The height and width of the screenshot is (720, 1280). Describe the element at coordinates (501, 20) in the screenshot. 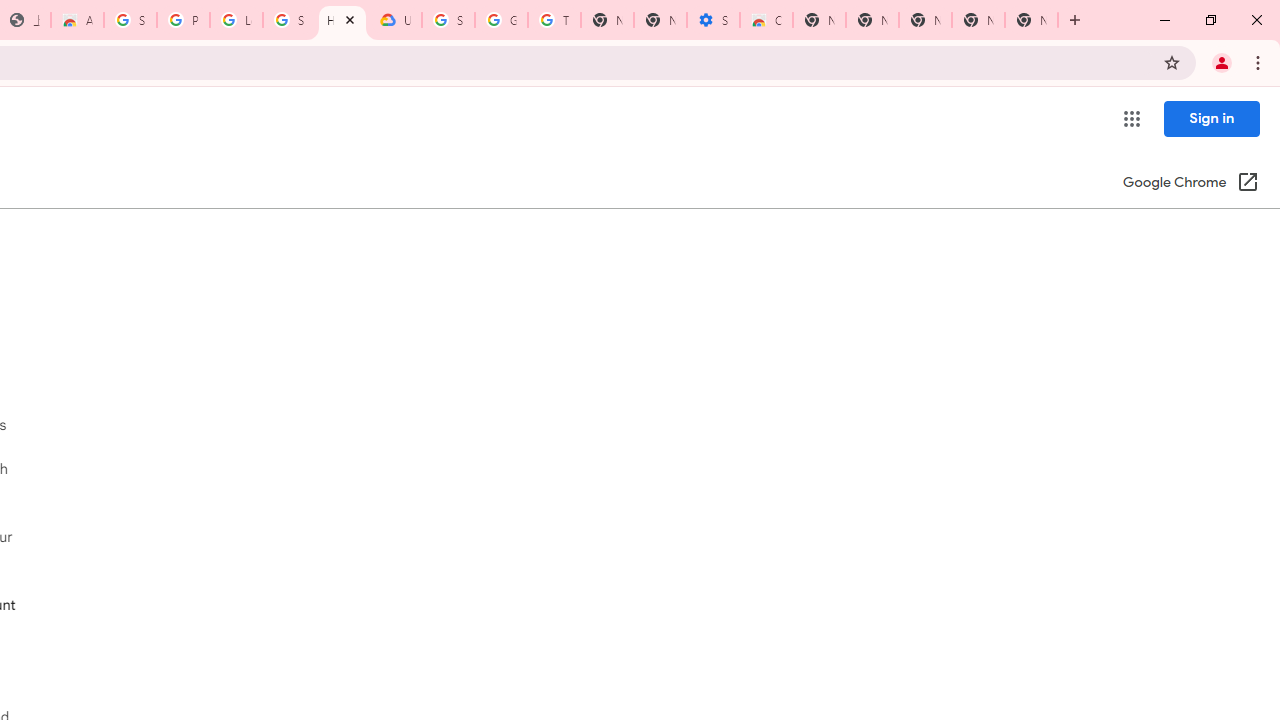

I see `'Google Account Help'` at that location.